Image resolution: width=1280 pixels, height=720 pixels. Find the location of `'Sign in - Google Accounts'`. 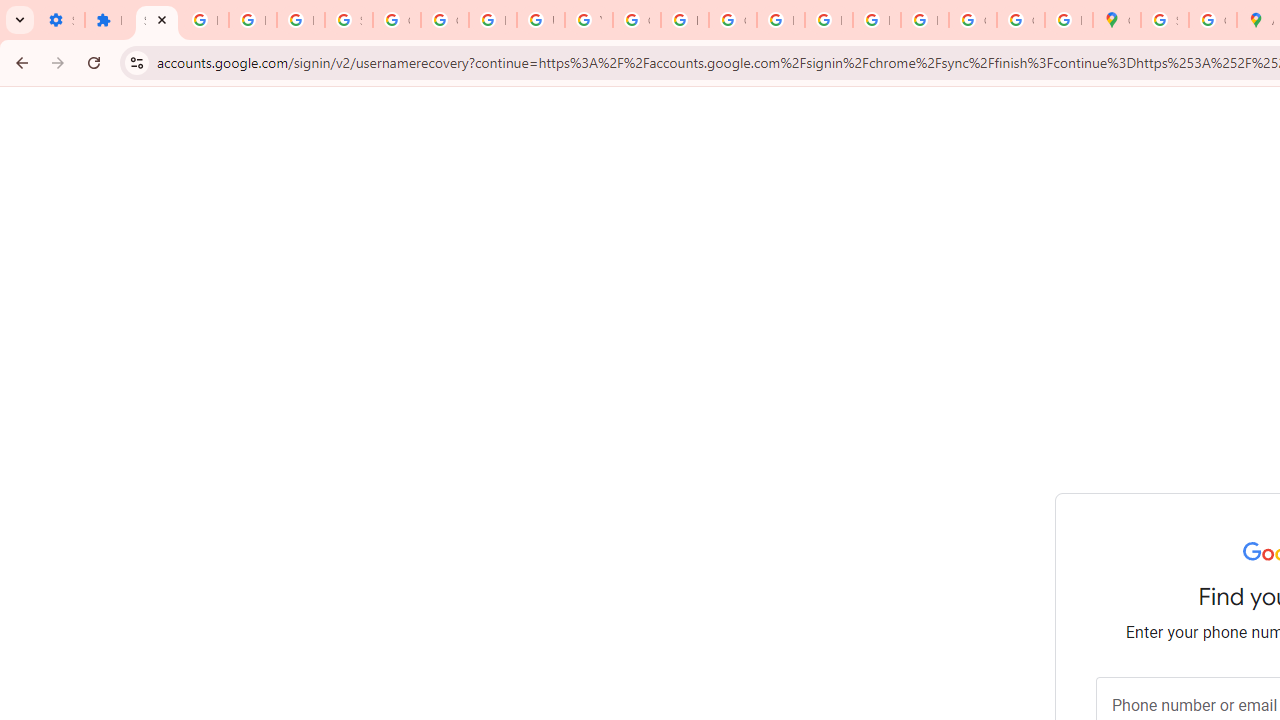

'Sign in - Google Accounts' is located at coordinates (1164, 20).